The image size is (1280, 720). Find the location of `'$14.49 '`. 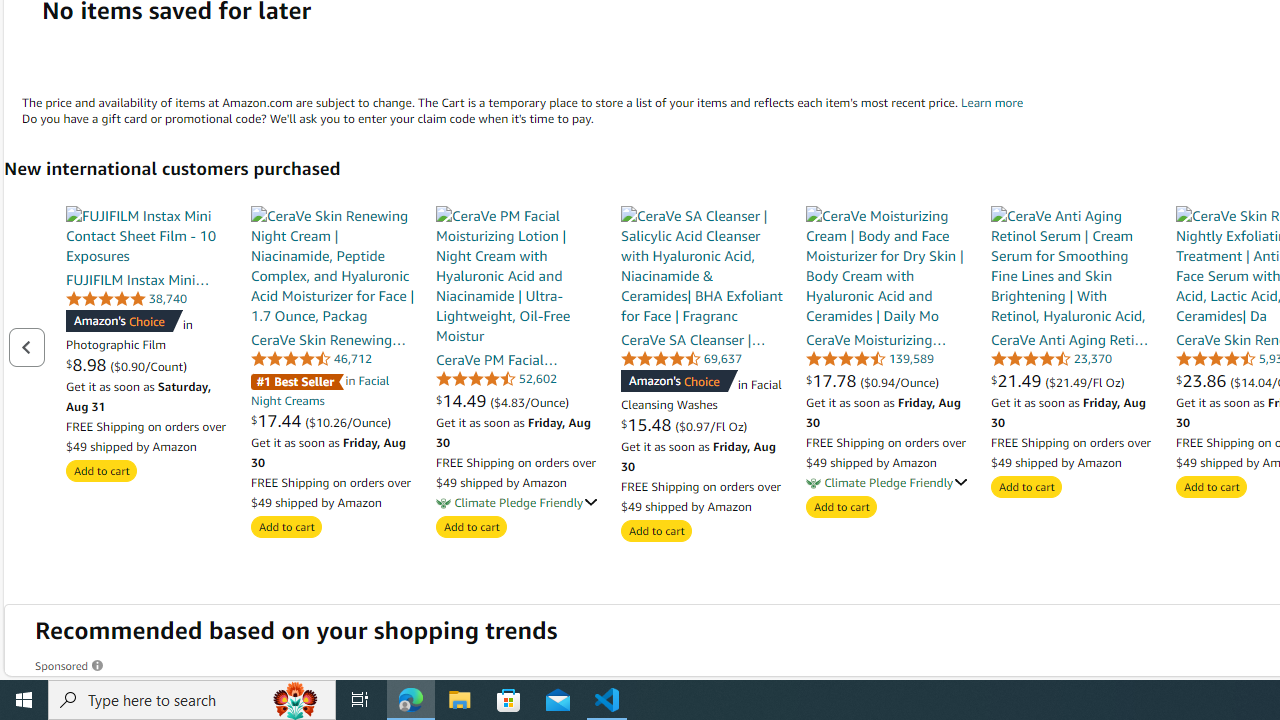

'$14.49 ' is located at coordinates (463, 400).